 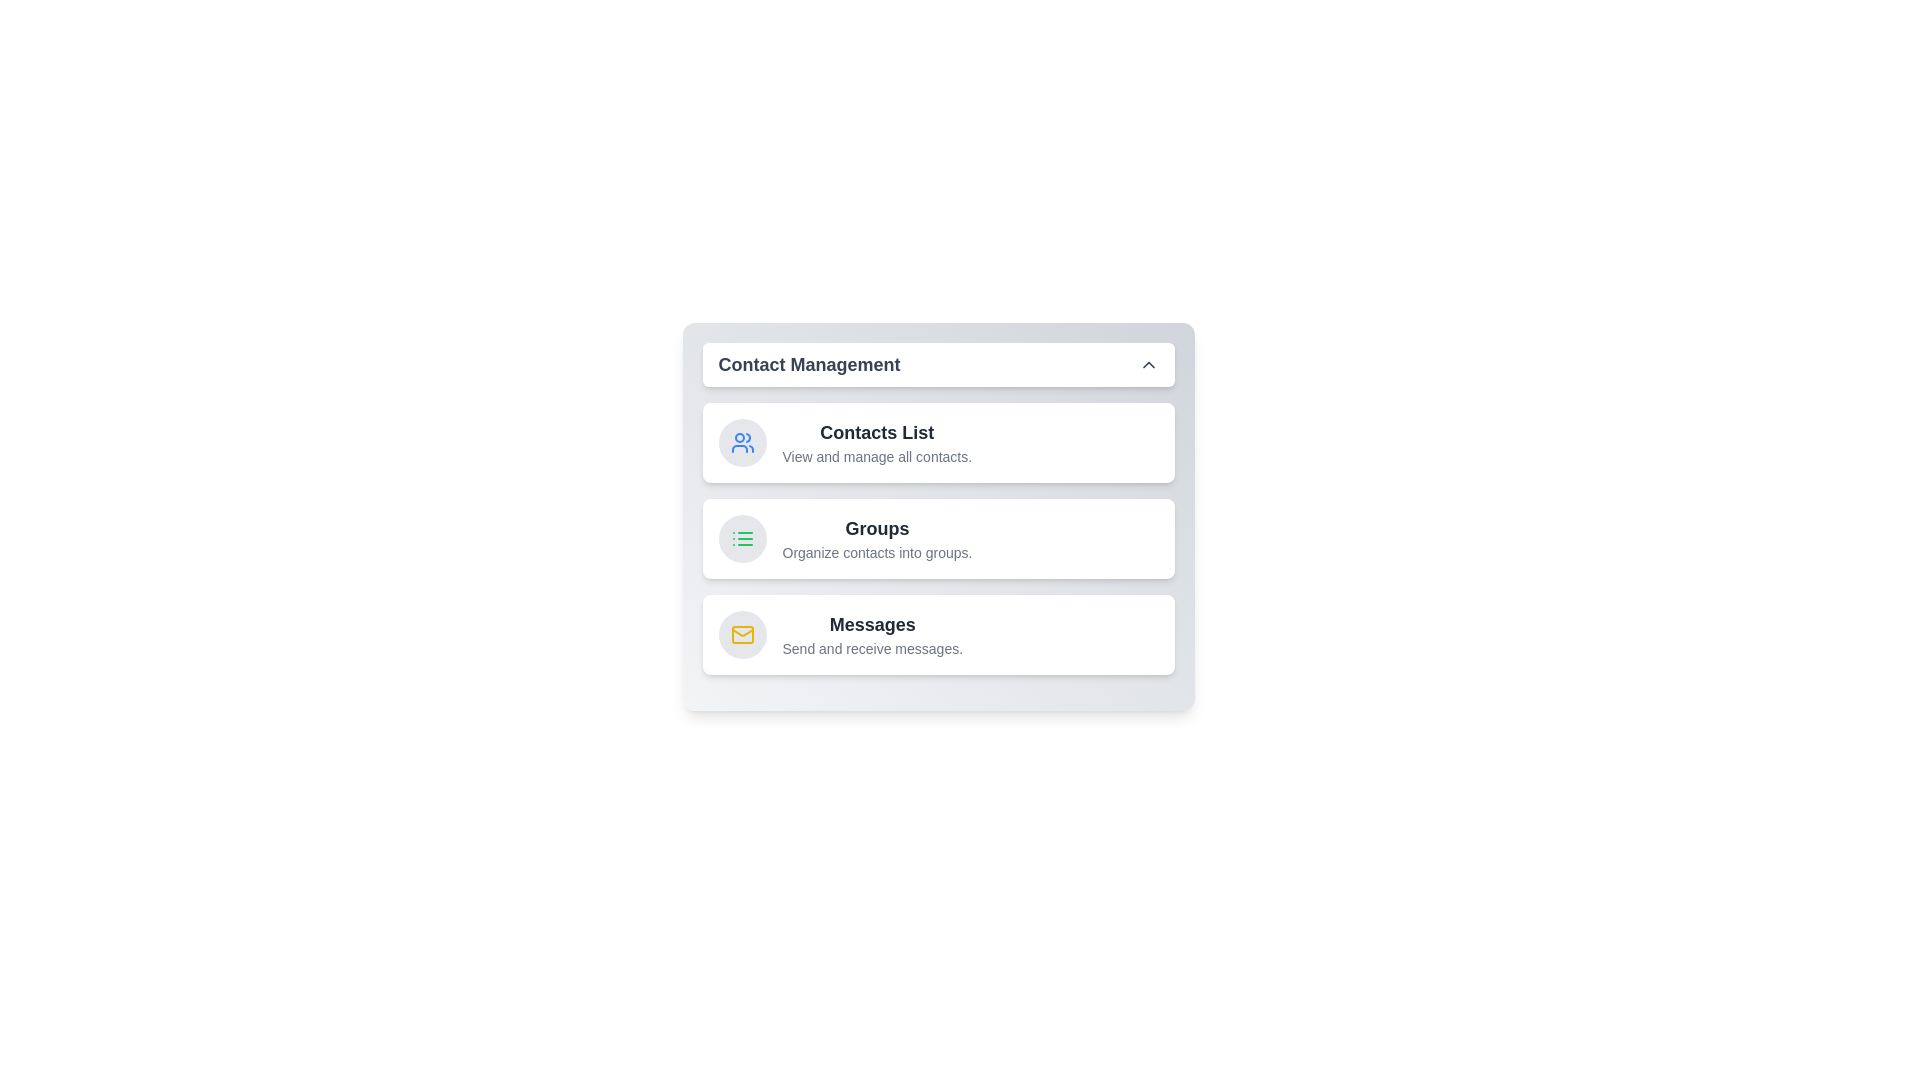 What do you see at coordinates (741, 635) in the screenshot?
I see `the icon of the menu item Messages to interact with it` at bounding box center [741, 635].